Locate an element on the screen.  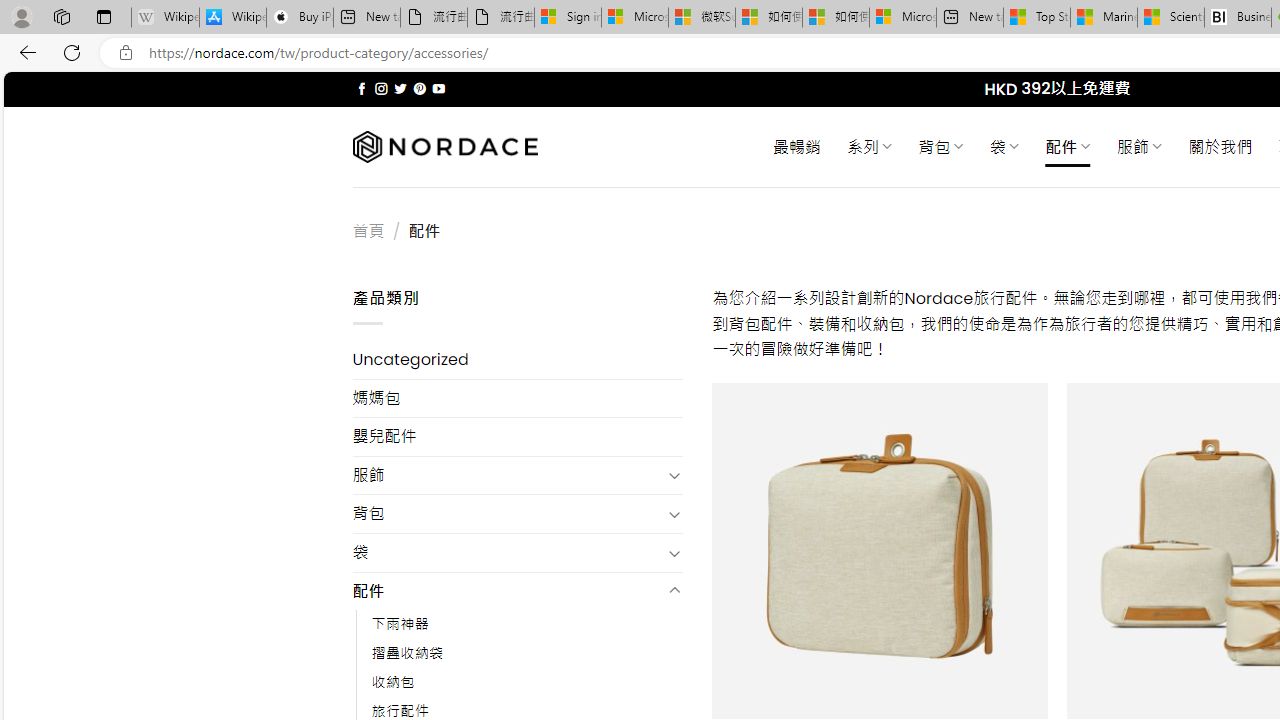
'Follow on Pinterest' is located at coordinates (418, 88).